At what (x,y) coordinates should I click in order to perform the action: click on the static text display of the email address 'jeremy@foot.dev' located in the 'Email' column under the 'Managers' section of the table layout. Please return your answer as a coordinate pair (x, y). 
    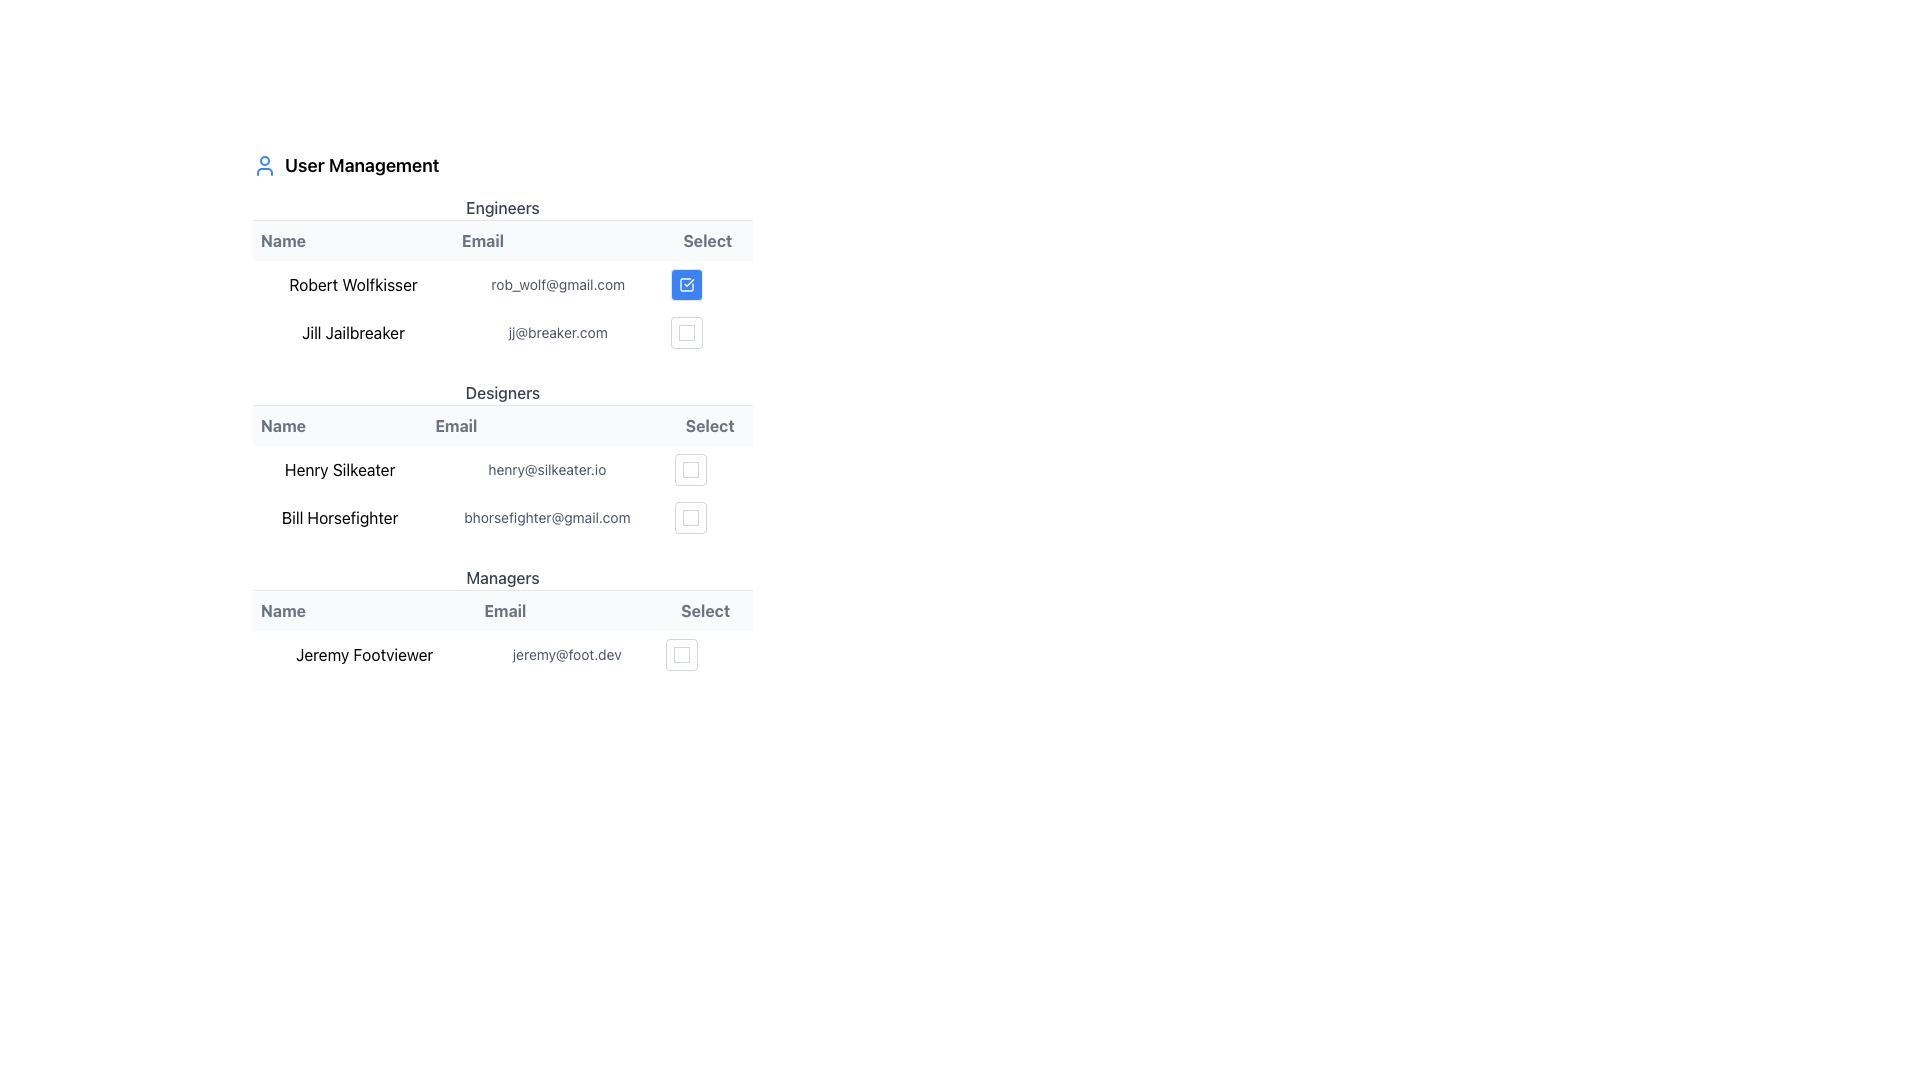
    Looking at the image, I should click on (566, 655).